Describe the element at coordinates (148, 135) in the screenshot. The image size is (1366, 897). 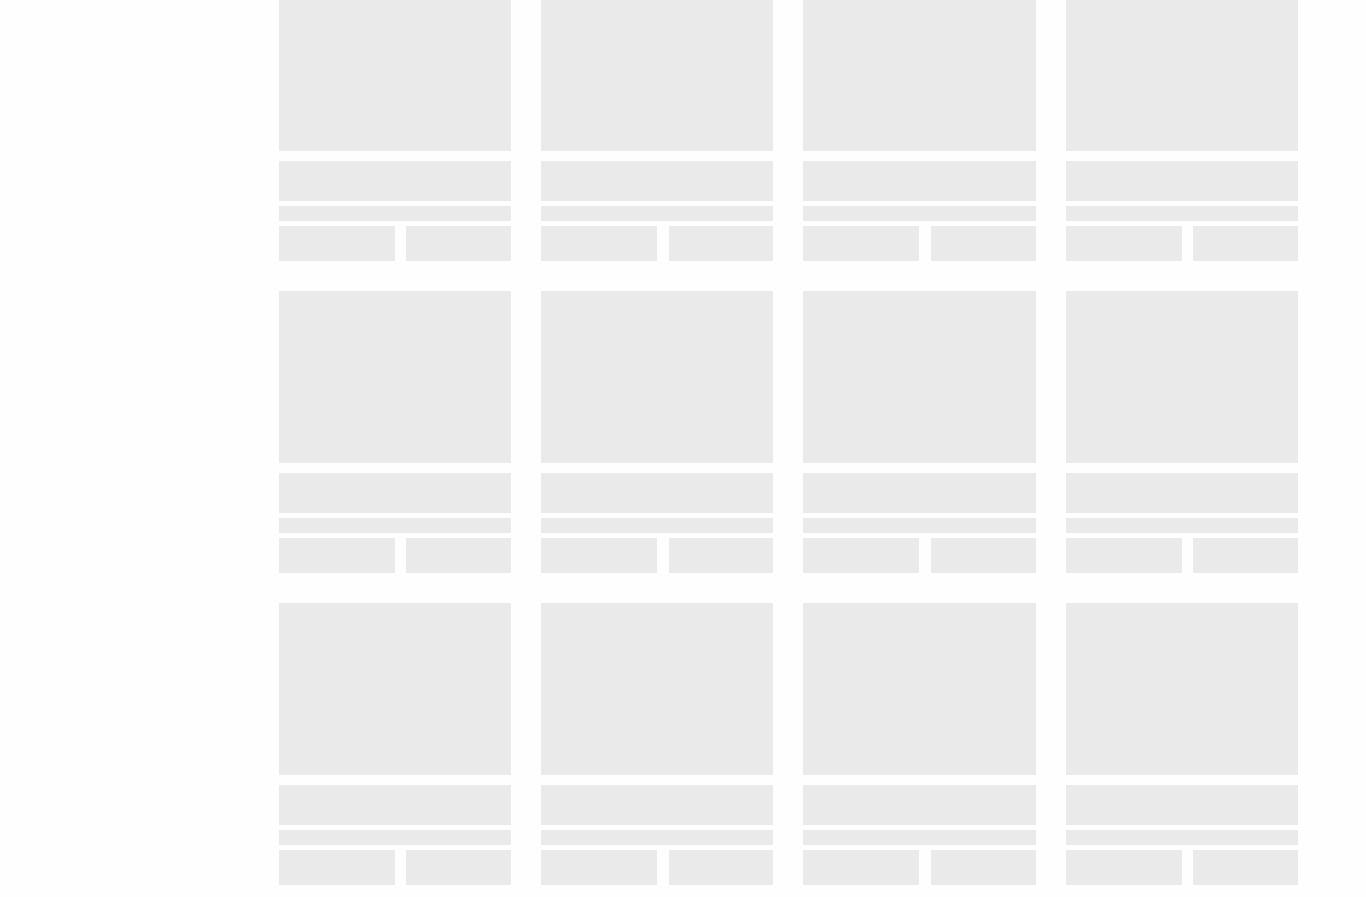
I see `'Mon-Fri: 8 a.m. to 4 p.m. ET'` at that location.